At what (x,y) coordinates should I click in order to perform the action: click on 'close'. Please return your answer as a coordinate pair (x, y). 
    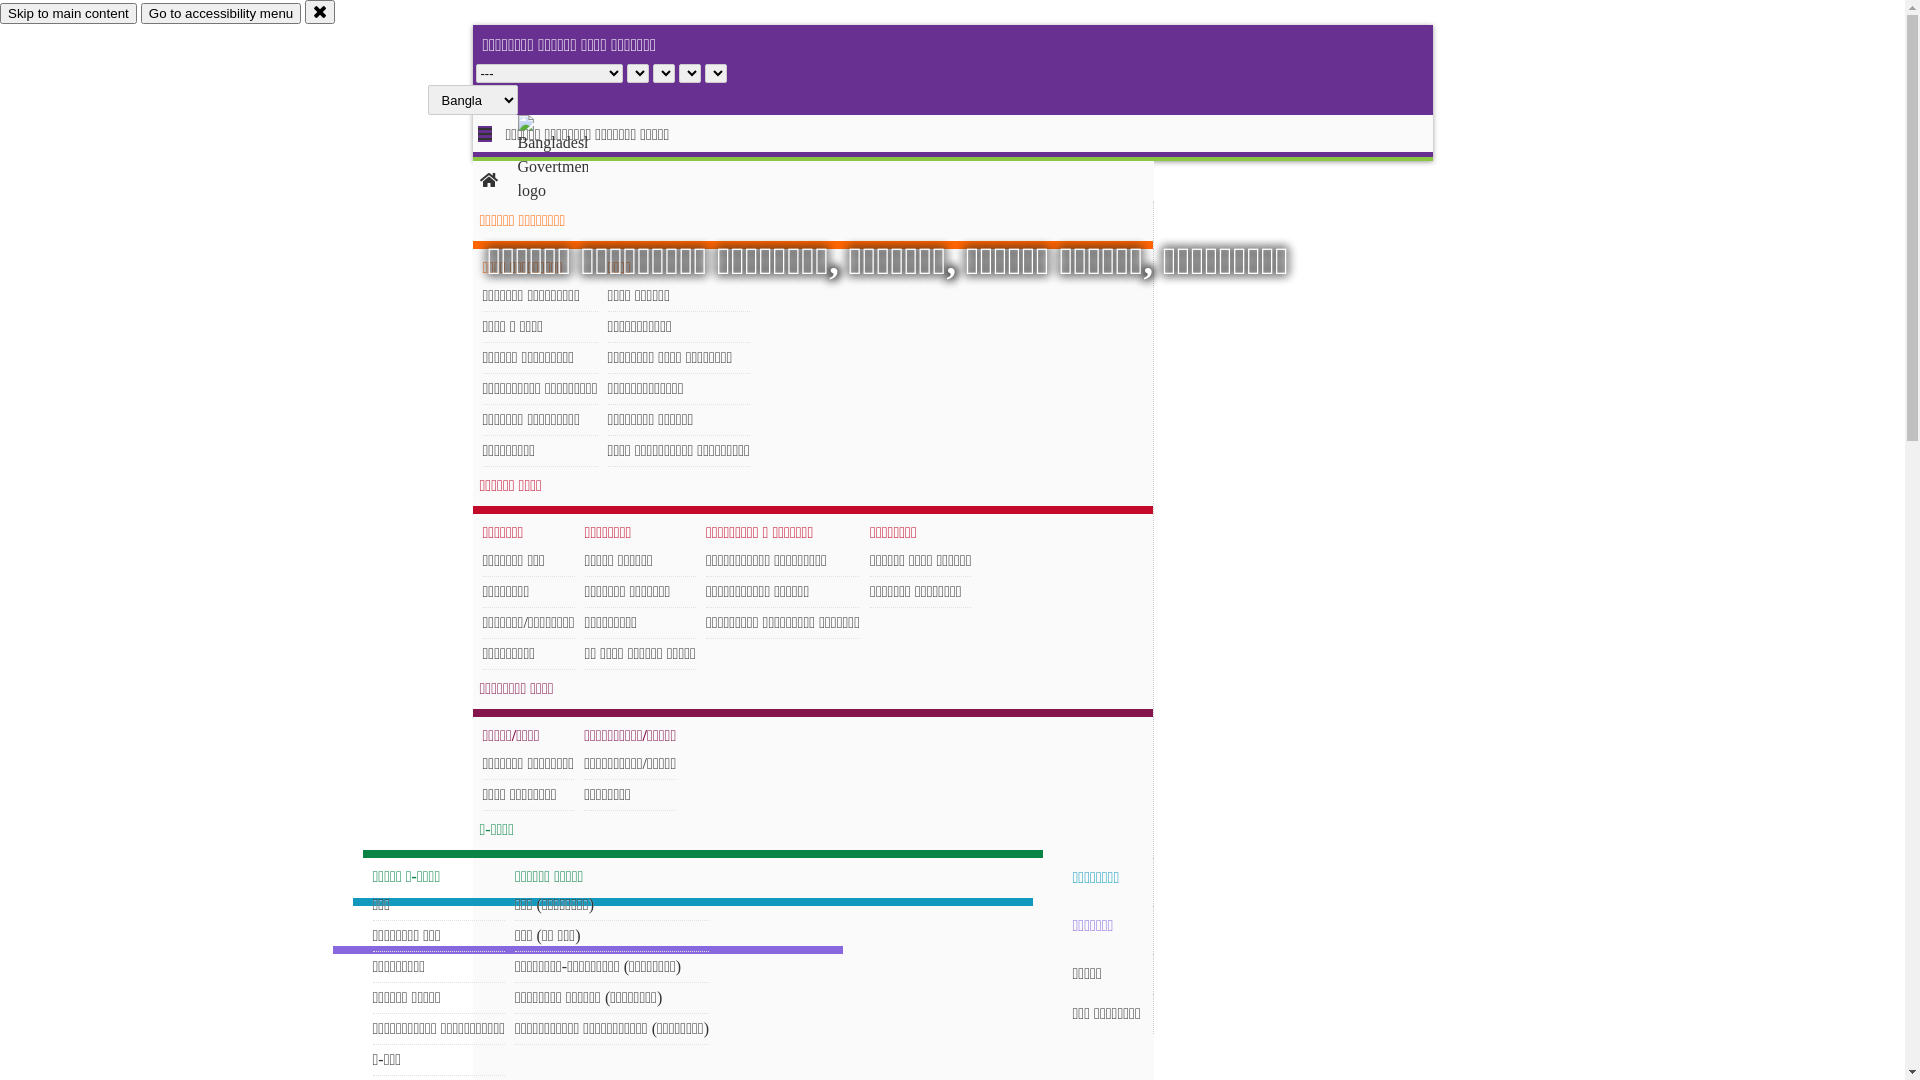
    Looking at the image, I should click on (304, 11).